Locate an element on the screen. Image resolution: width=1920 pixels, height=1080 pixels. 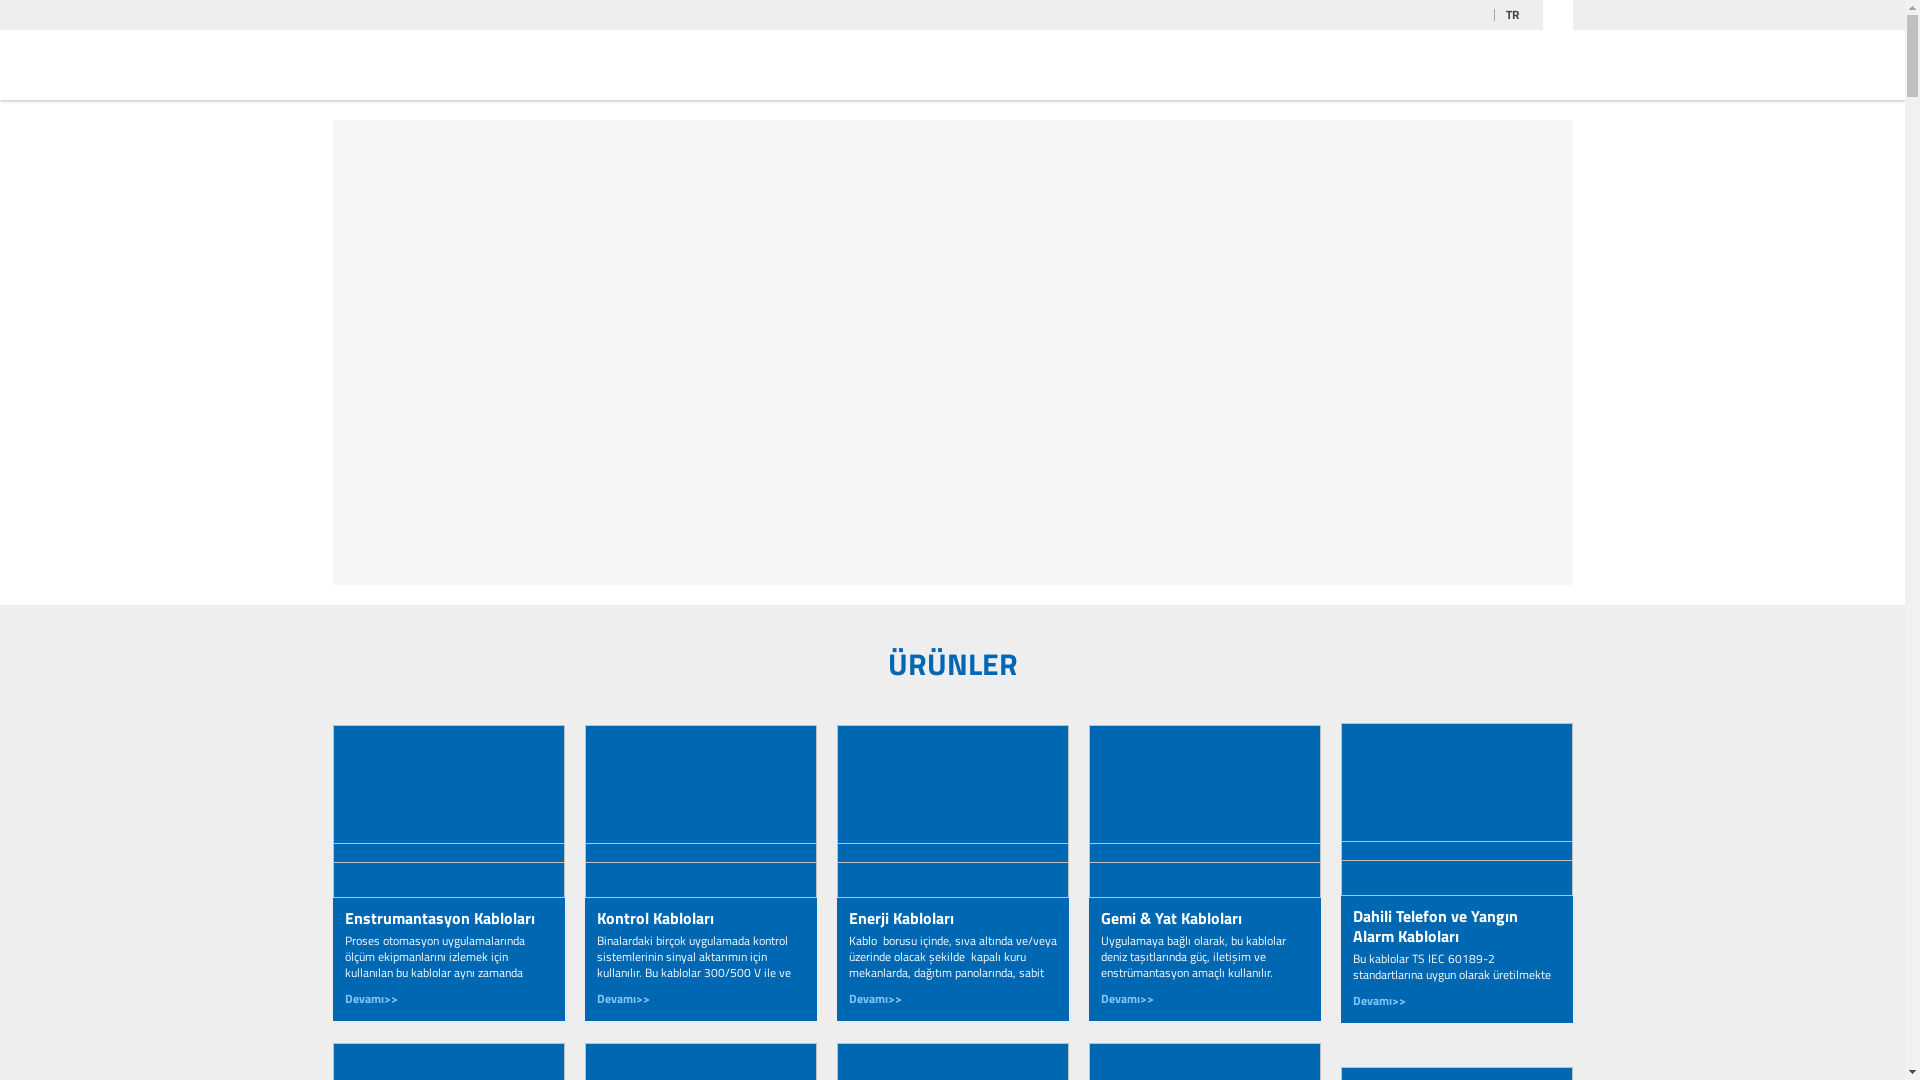
'2M KABLO' is located at coordinates (445, 64).